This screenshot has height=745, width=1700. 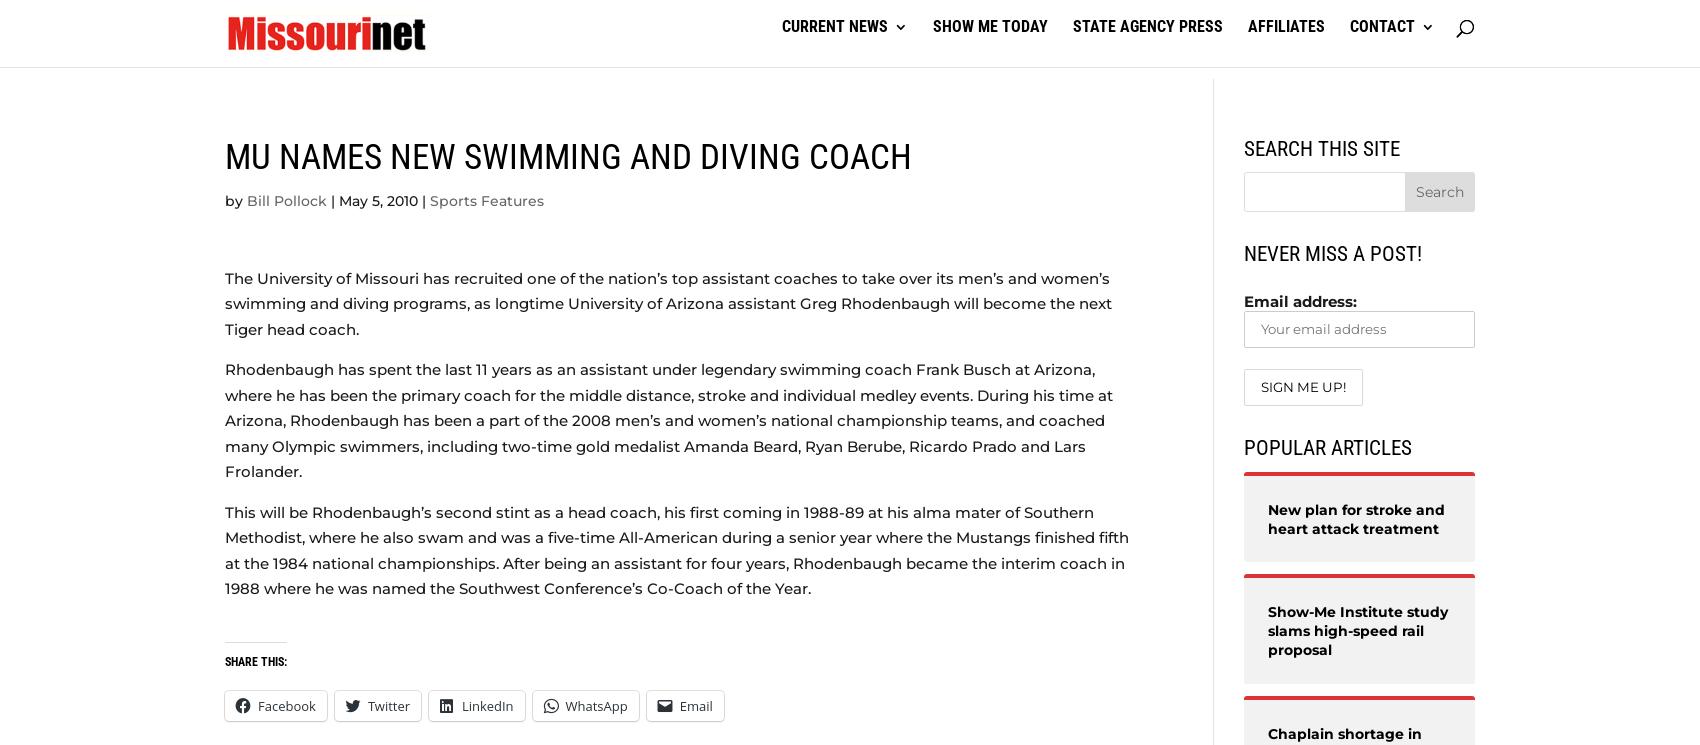 What do you see at coordinates (303, 163) in the screenshot?
I see `'Education'` at bounding box center [303, 163].